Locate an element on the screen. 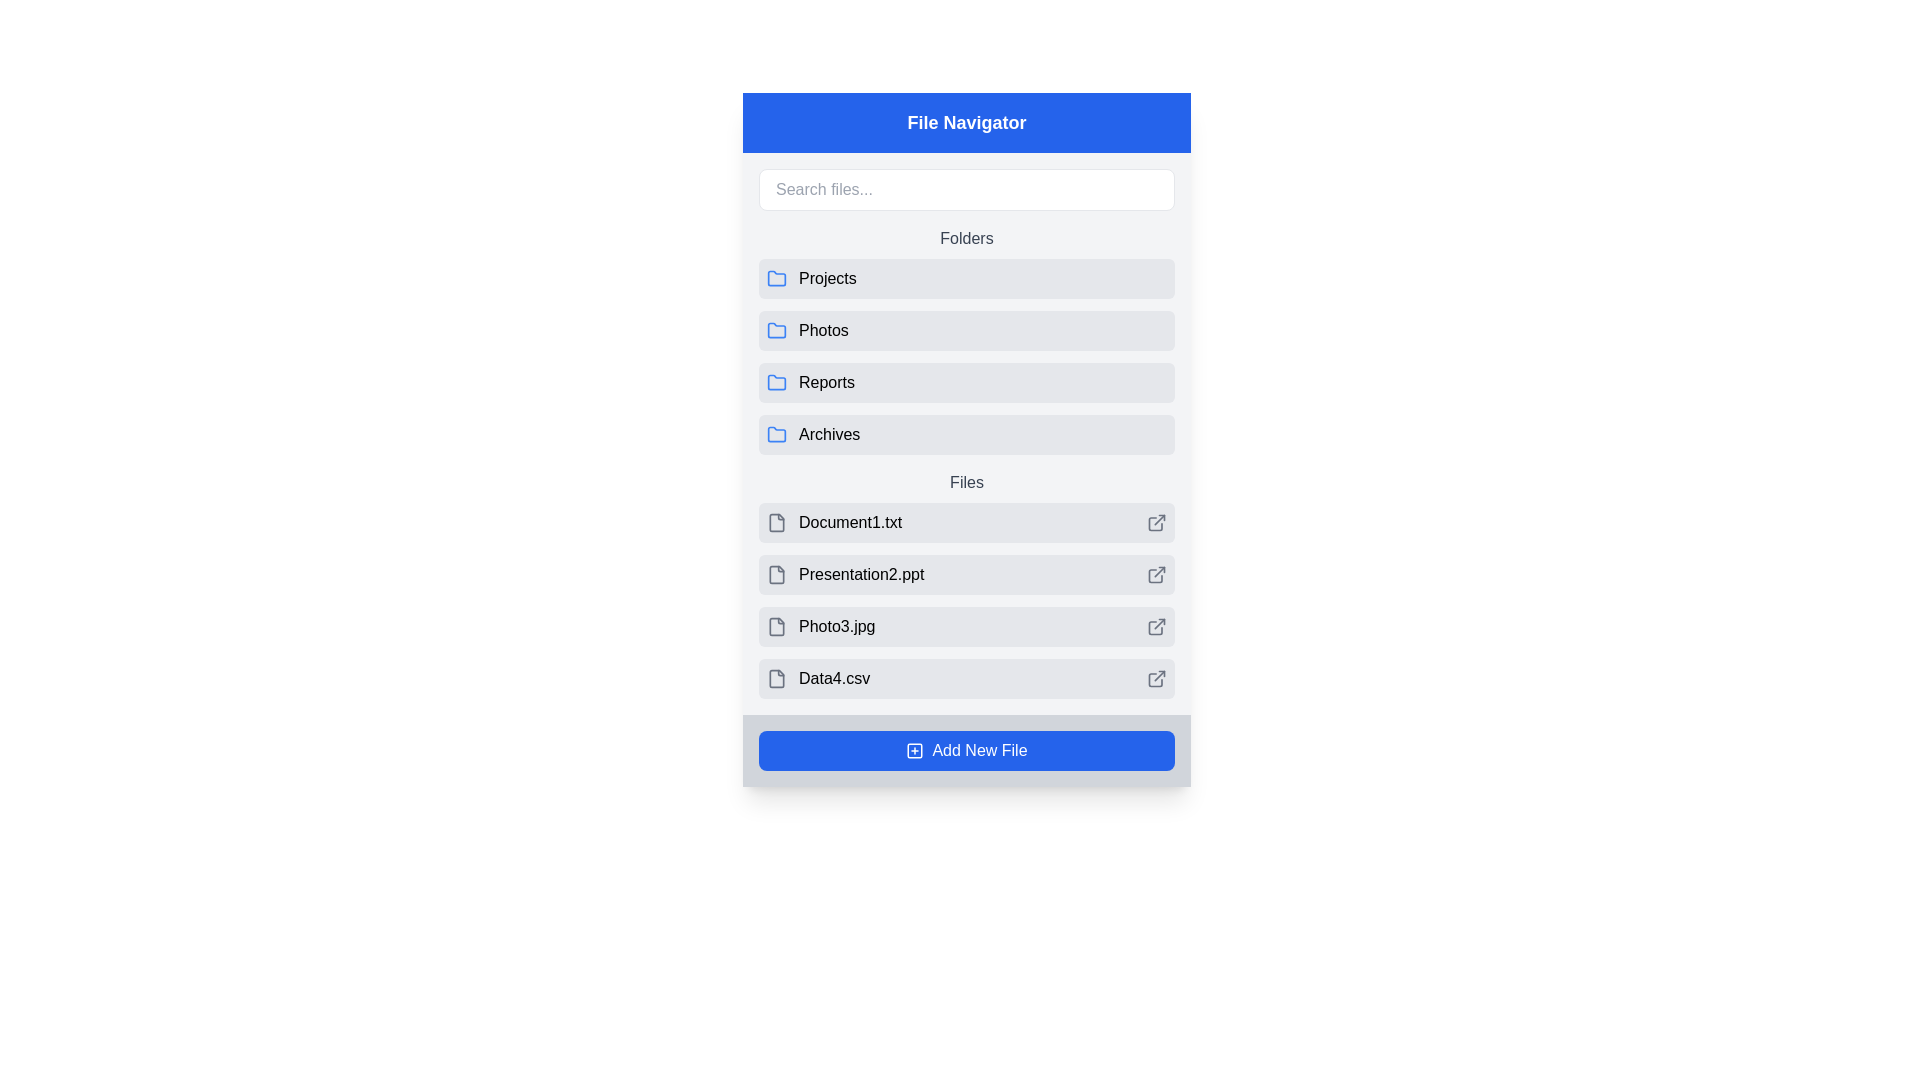  the file icon representing 'Document1.txt', which has a rectangular shape with a folded top-right corner and a gray border is located at coordinates (776, 522).